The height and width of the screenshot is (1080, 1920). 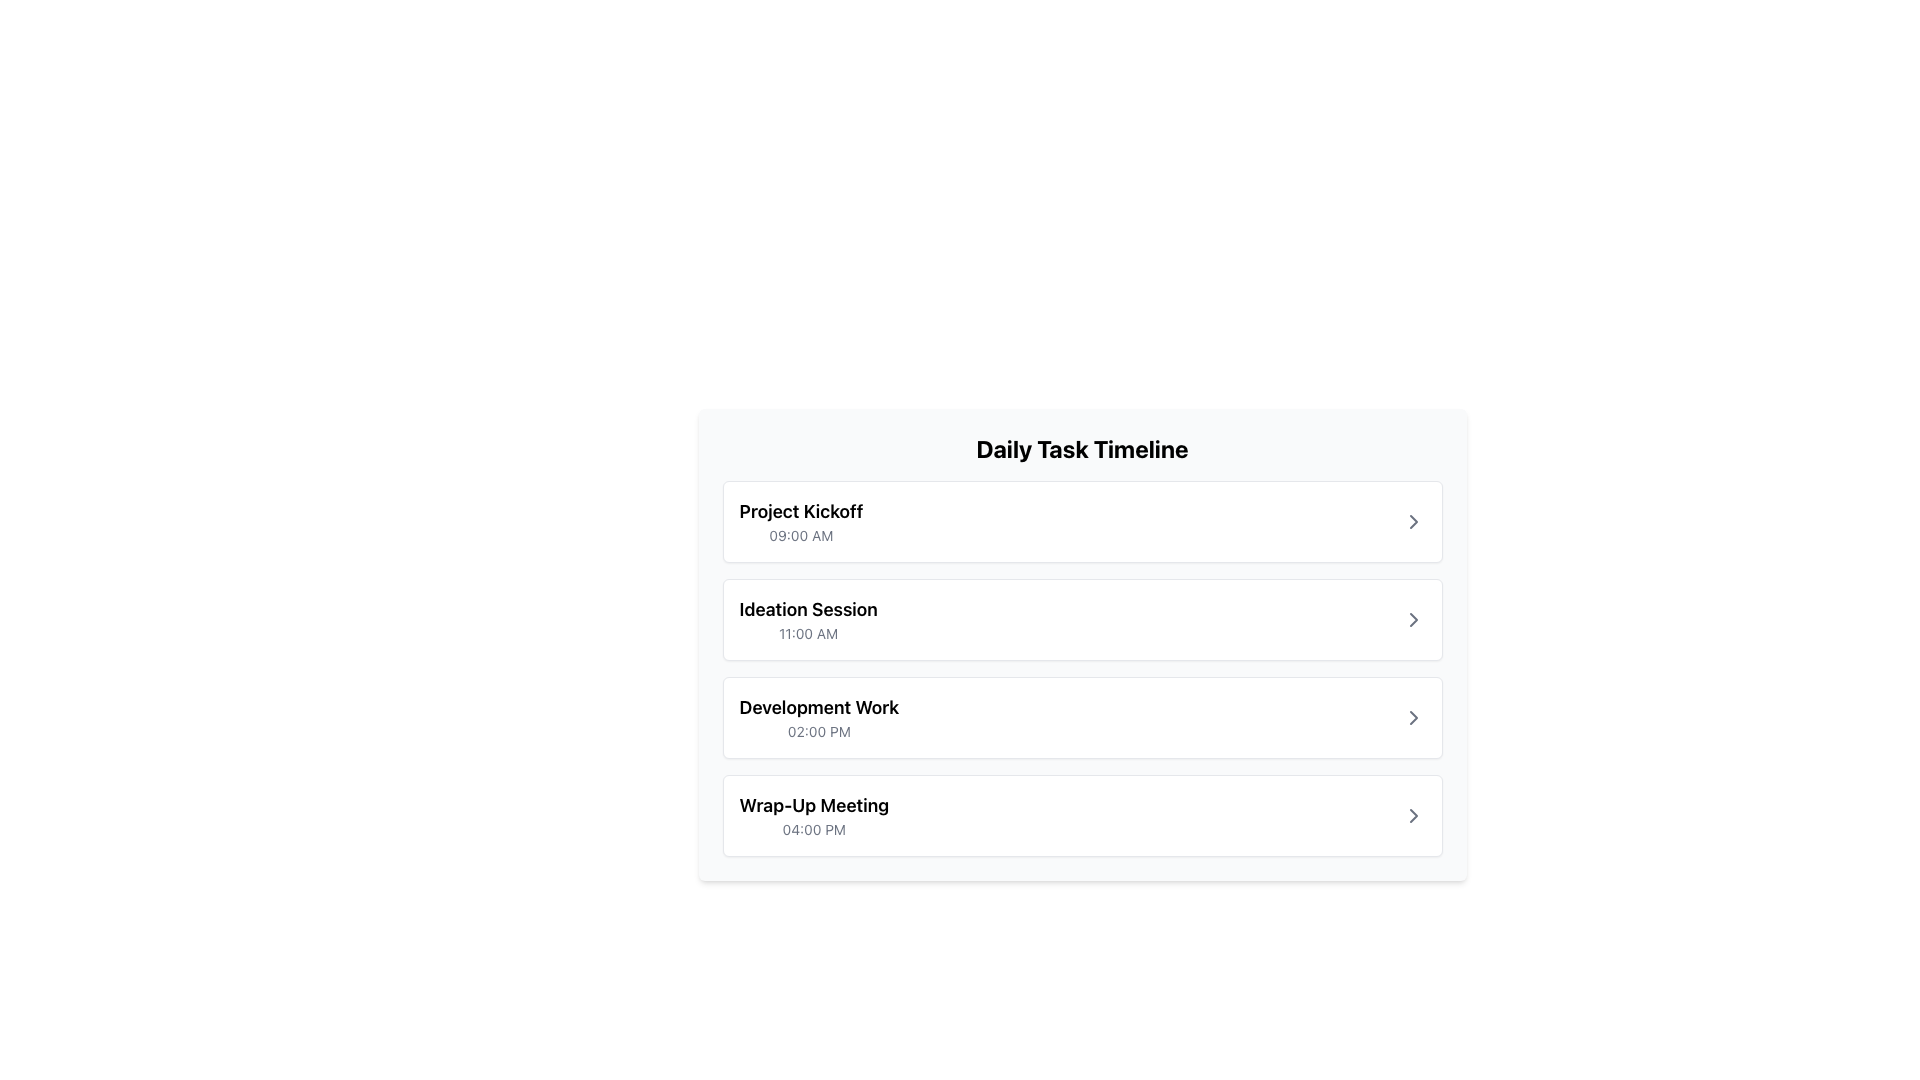 I want to click on the third item, so click(x=1081, y=668).